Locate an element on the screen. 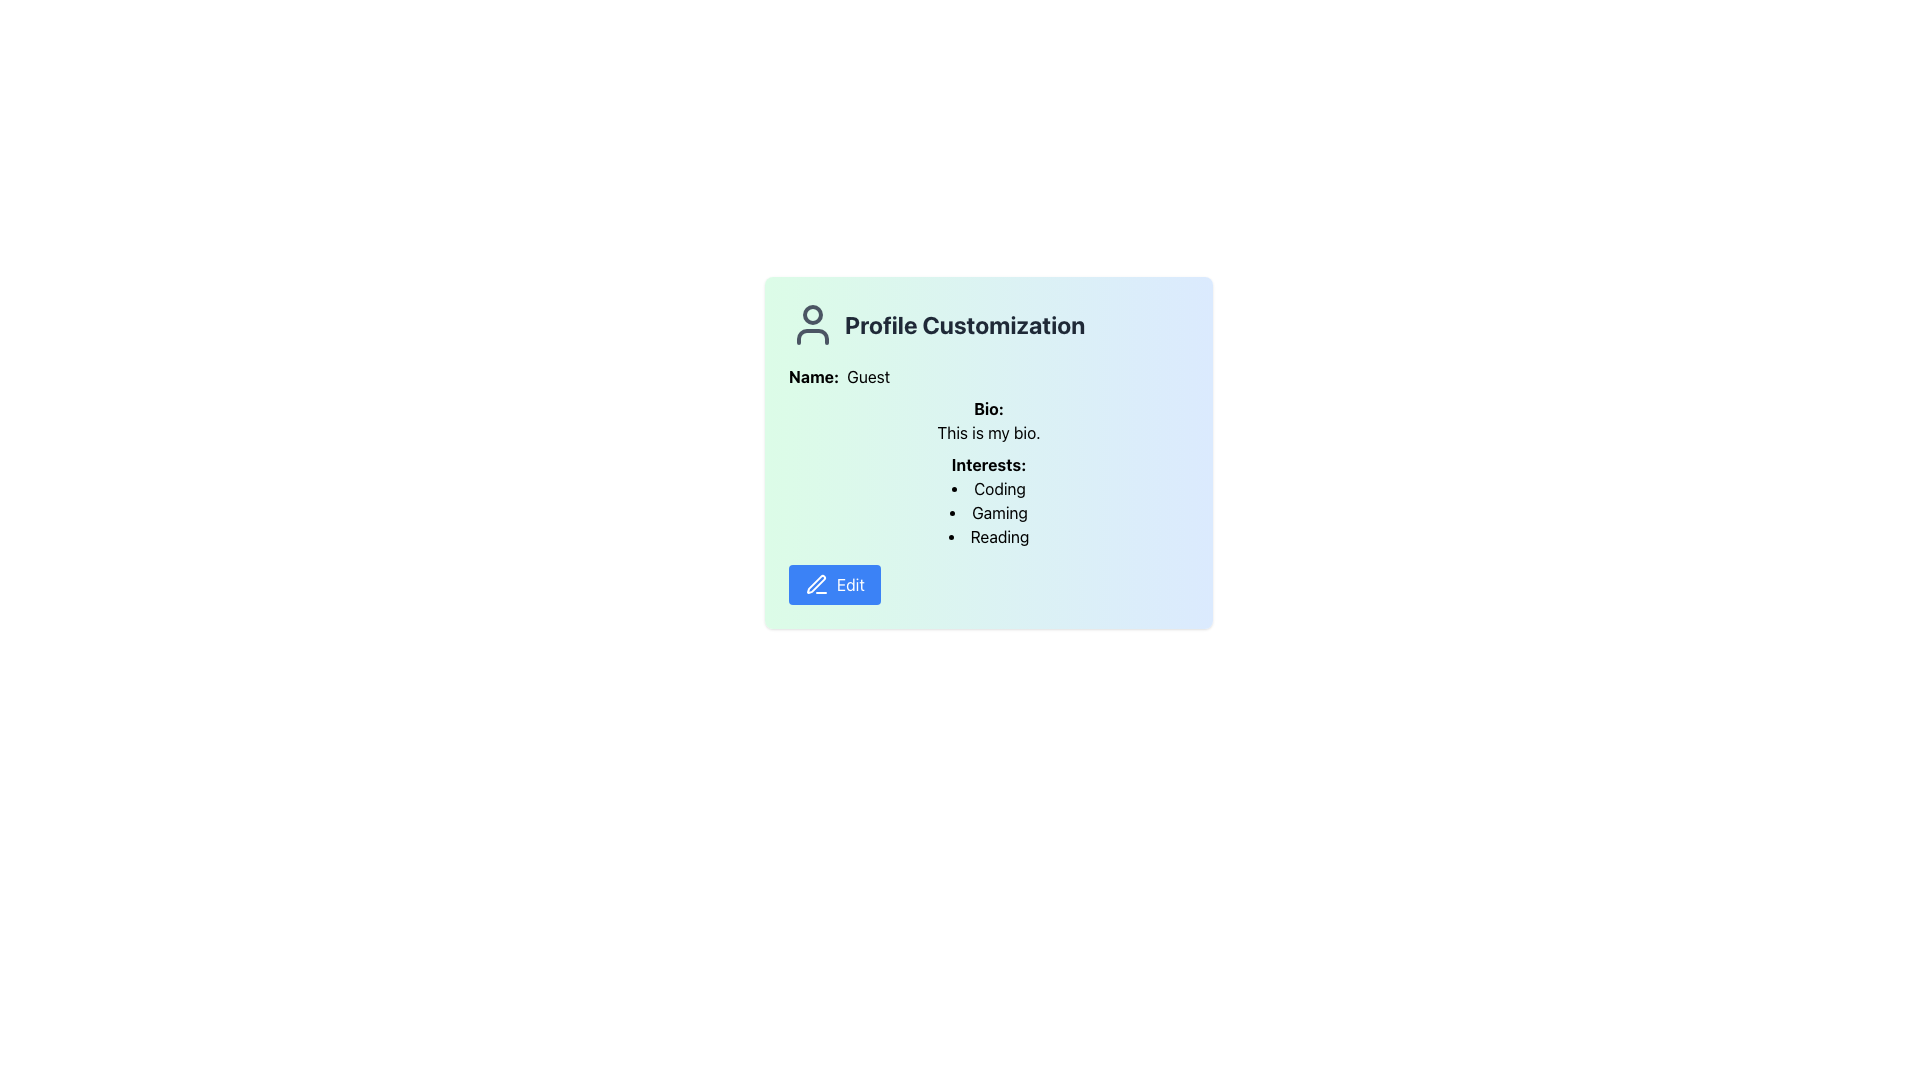  Text Label that describes the name, positioned to the left of the 'Guest' text in the card layout is located at coordinates (814, 377).